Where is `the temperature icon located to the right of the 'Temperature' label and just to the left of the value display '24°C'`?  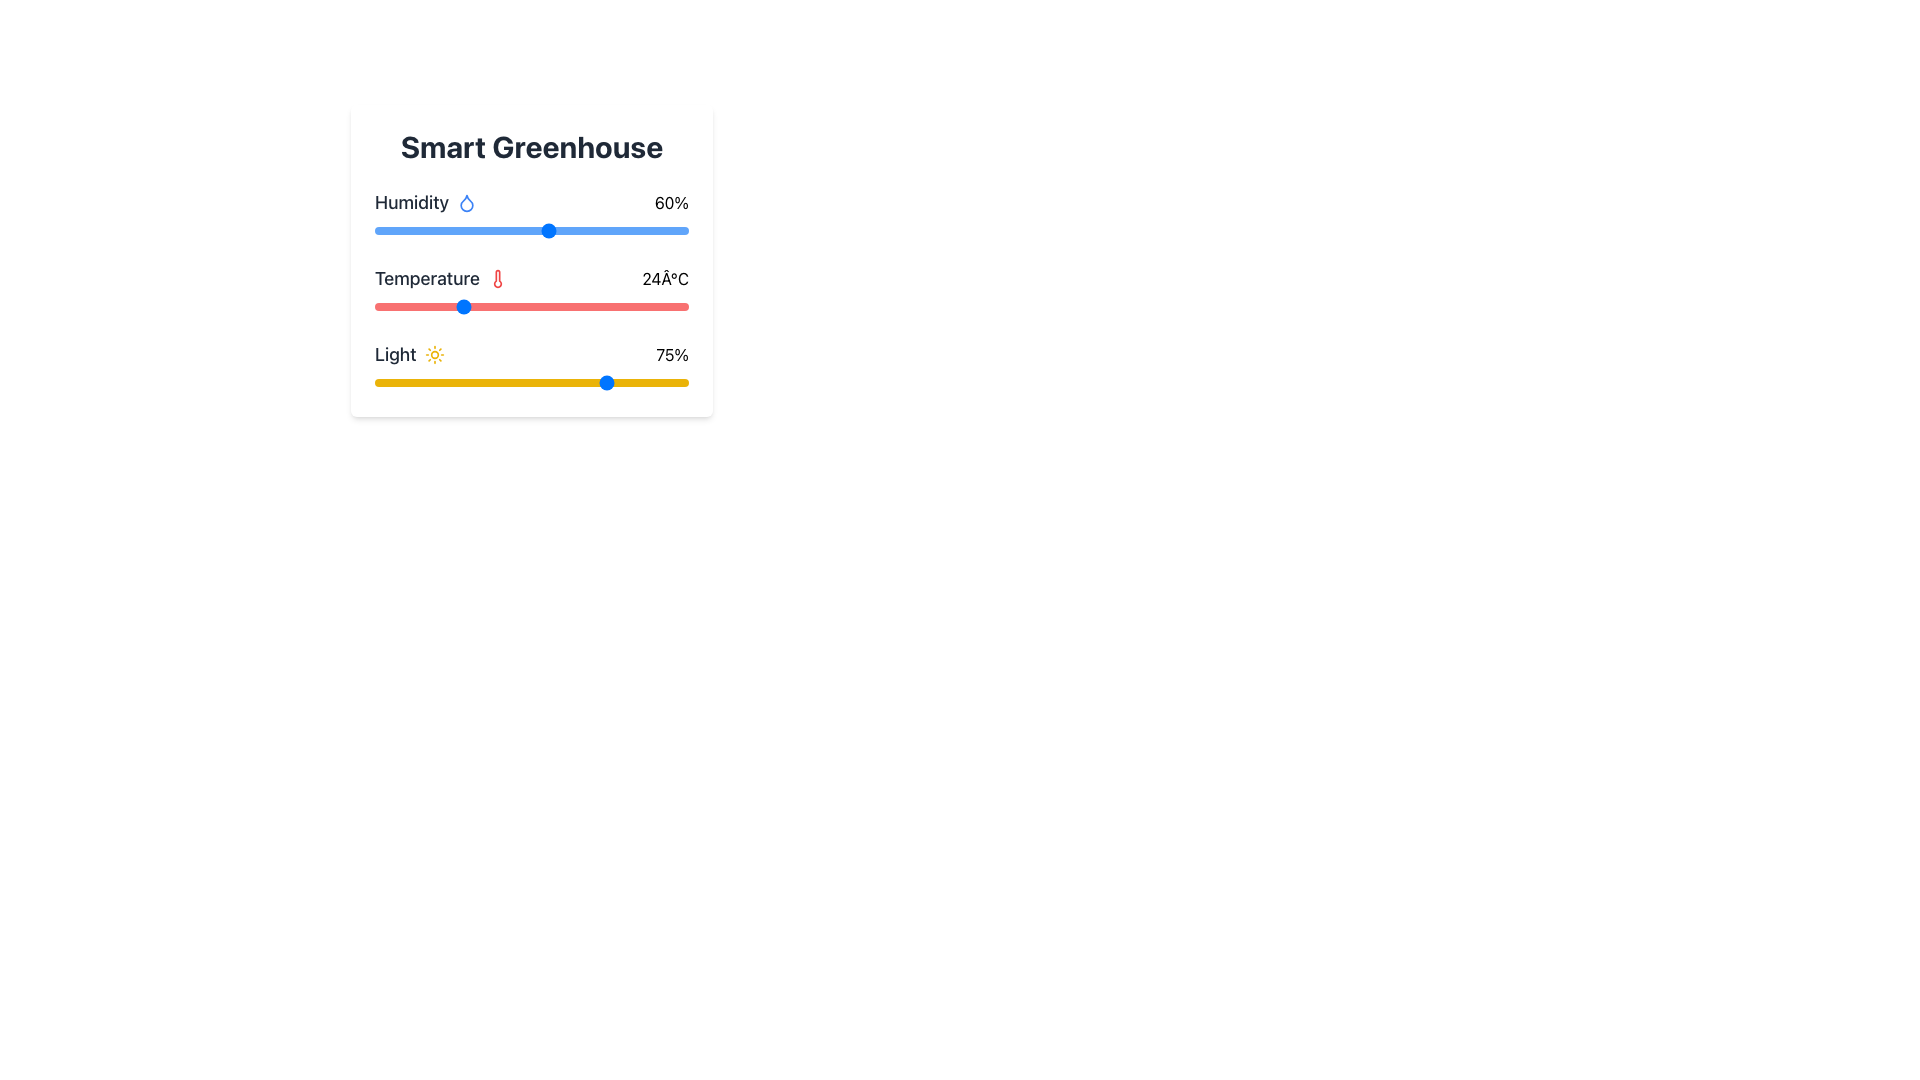
the temperature icon located to the right of the 'Temperature' label and just to the left of the value display '24°C' is located at coordinates (497, 278).